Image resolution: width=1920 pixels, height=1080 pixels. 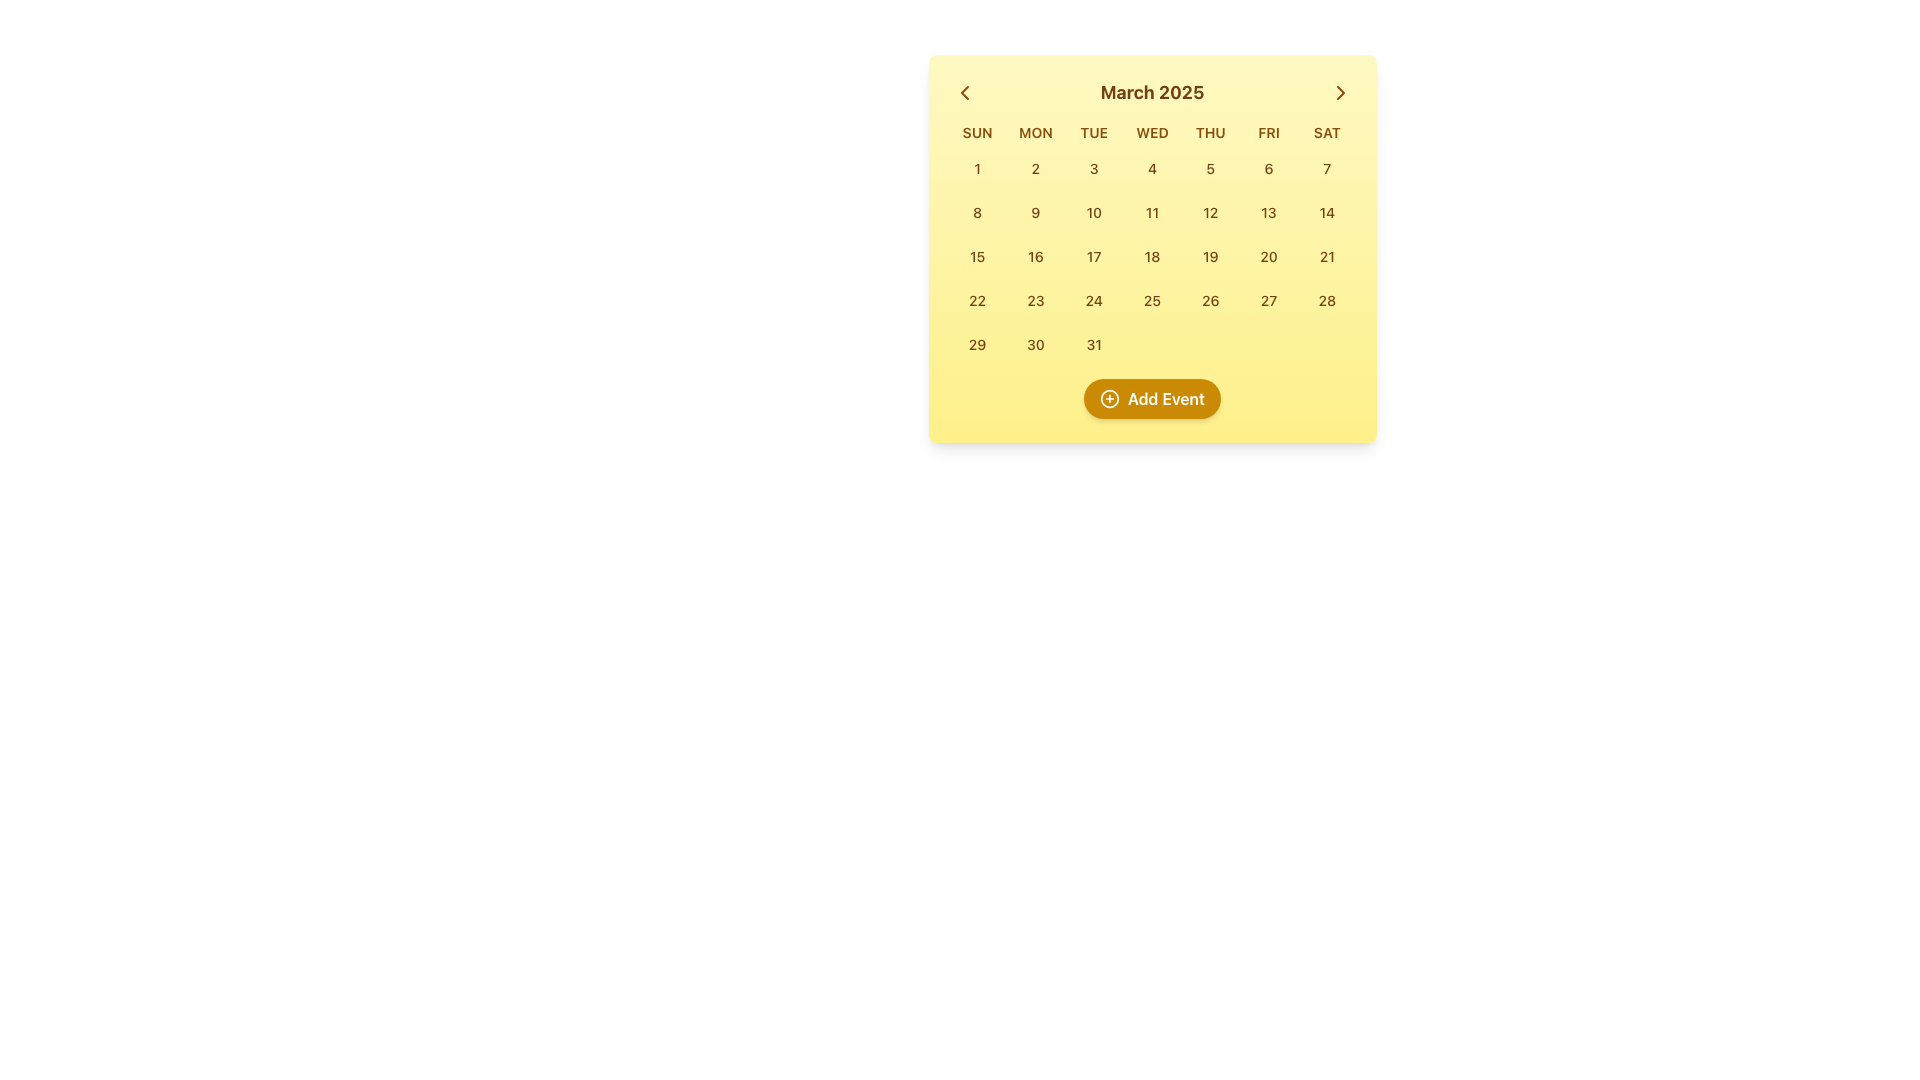 I want to click on the header text for the calendar that indicates the days of the week, located below the title 'March 2025', so click(x=1152, y=132).